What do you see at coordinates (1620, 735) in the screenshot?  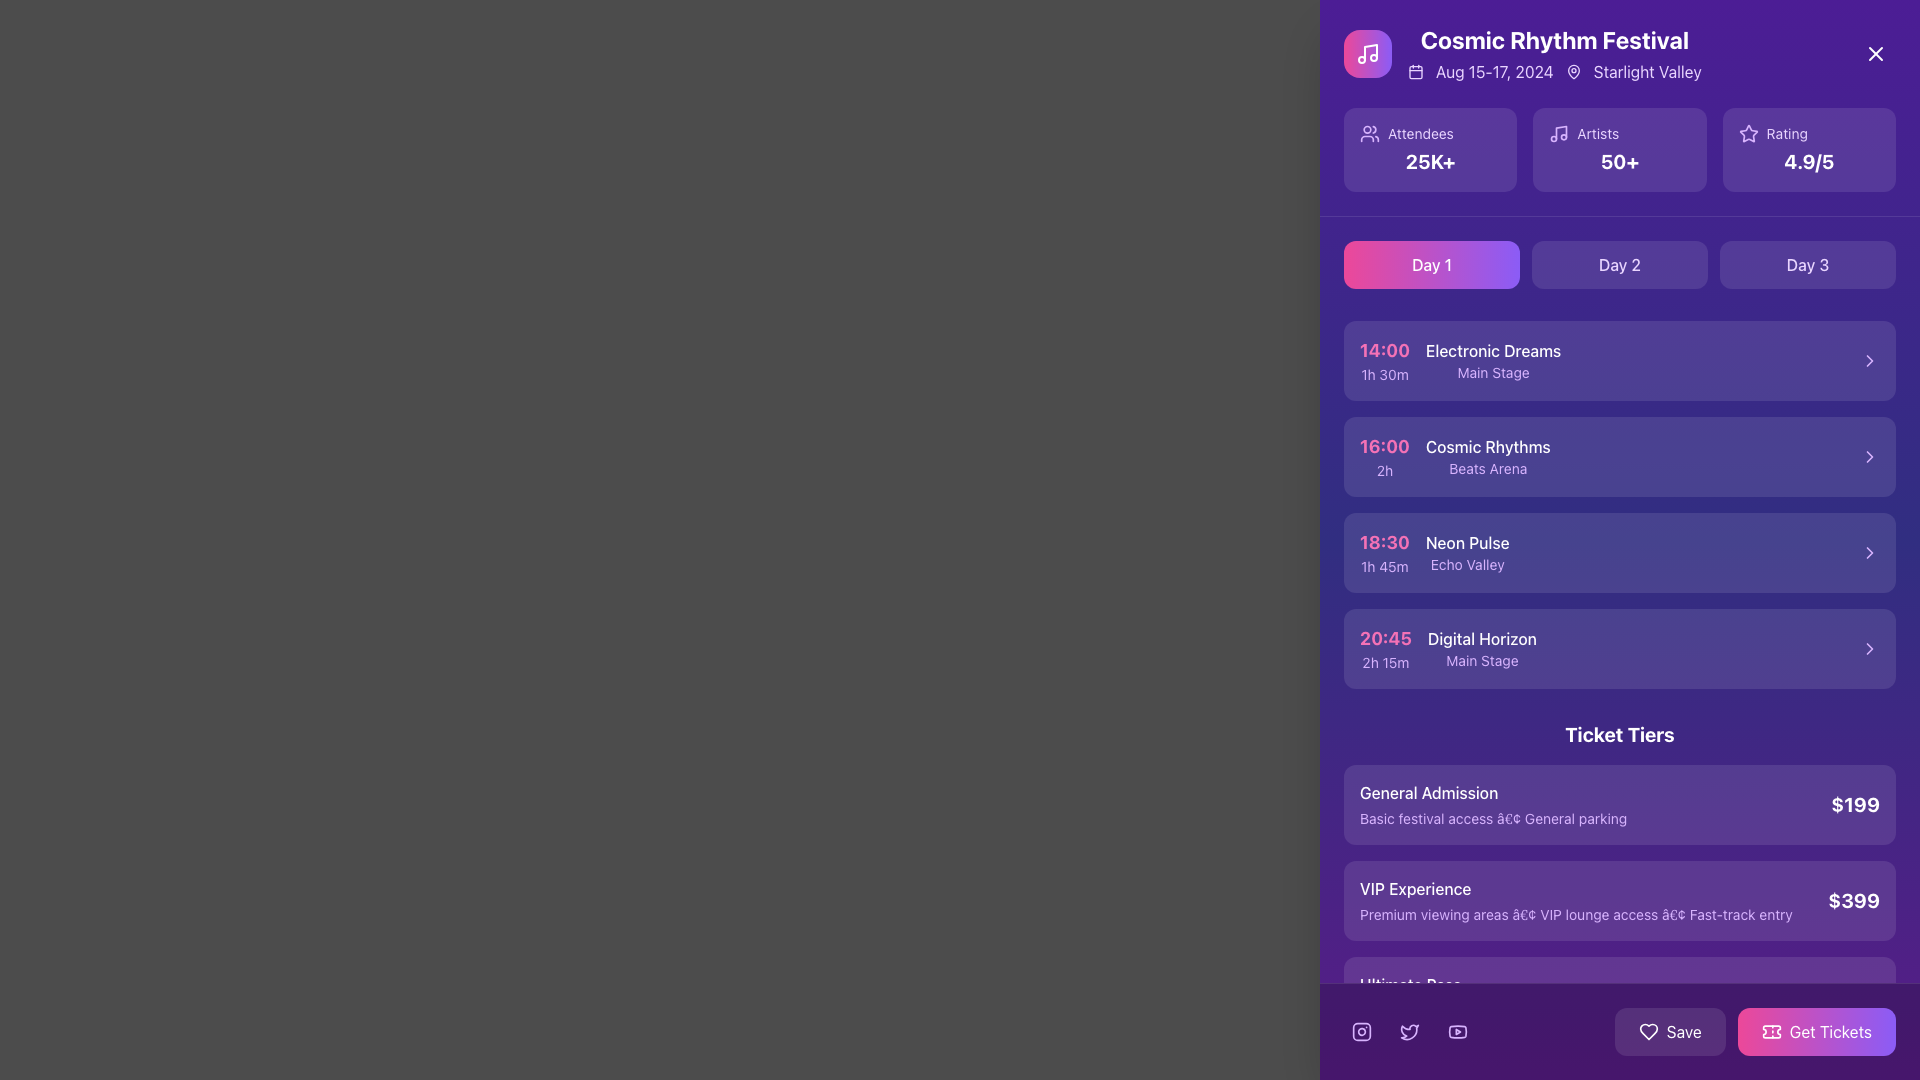 I see `the 'Ticket Tiers' text label, which is a bold, white label located at the top of the ticket options section on the right-hand side of the interface` at bounding box center [1620, 735].